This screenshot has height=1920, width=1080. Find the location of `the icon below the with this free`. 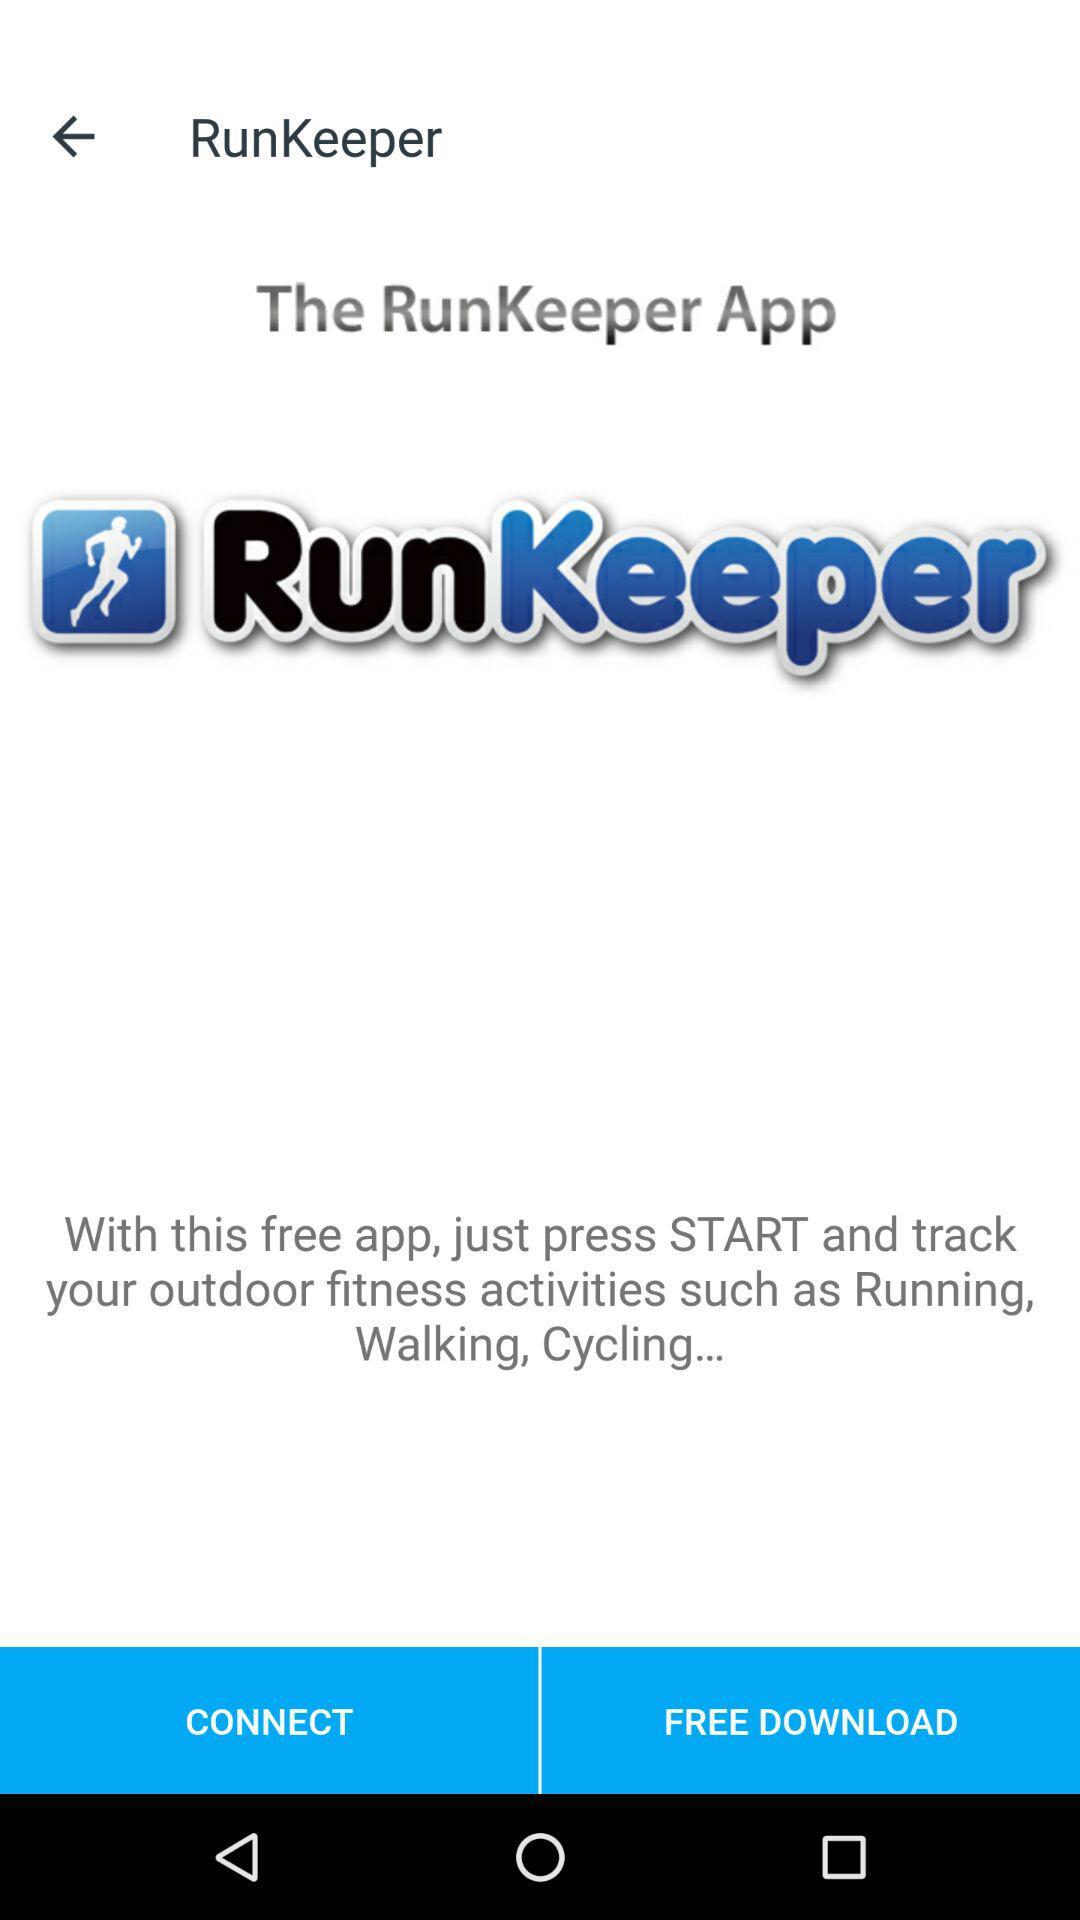

the icon below the with this free is located at coordinates (810, 1719).